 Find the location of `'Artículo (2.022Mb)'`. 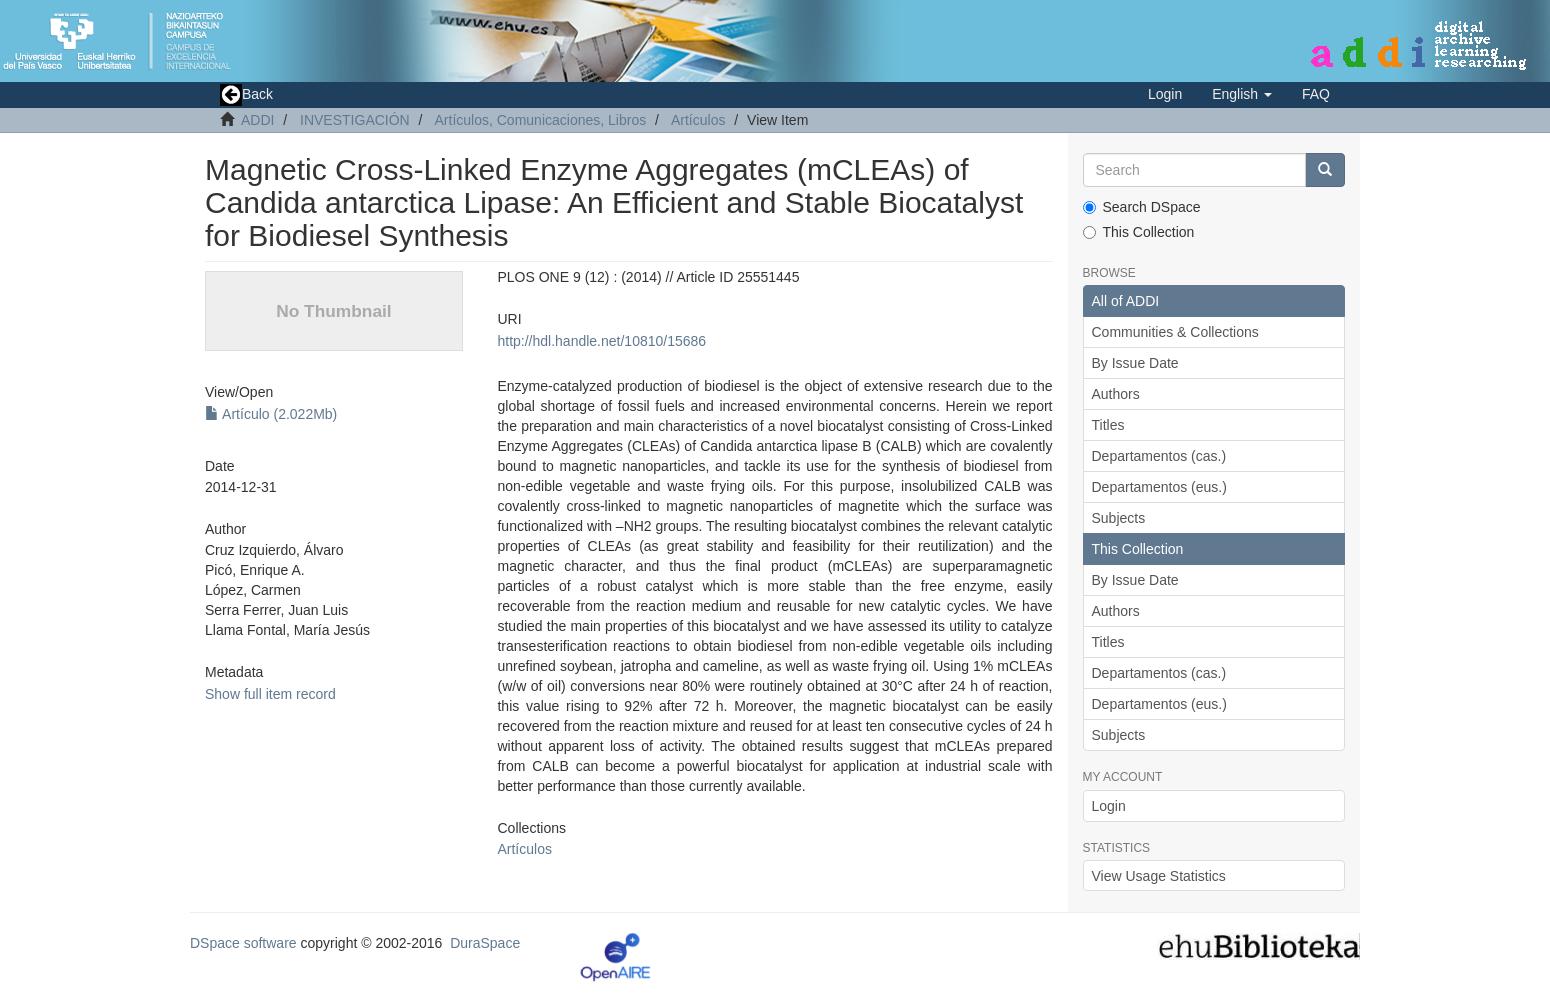

'Artículo (2.022Mb)' is located at coordinates (278, 413).